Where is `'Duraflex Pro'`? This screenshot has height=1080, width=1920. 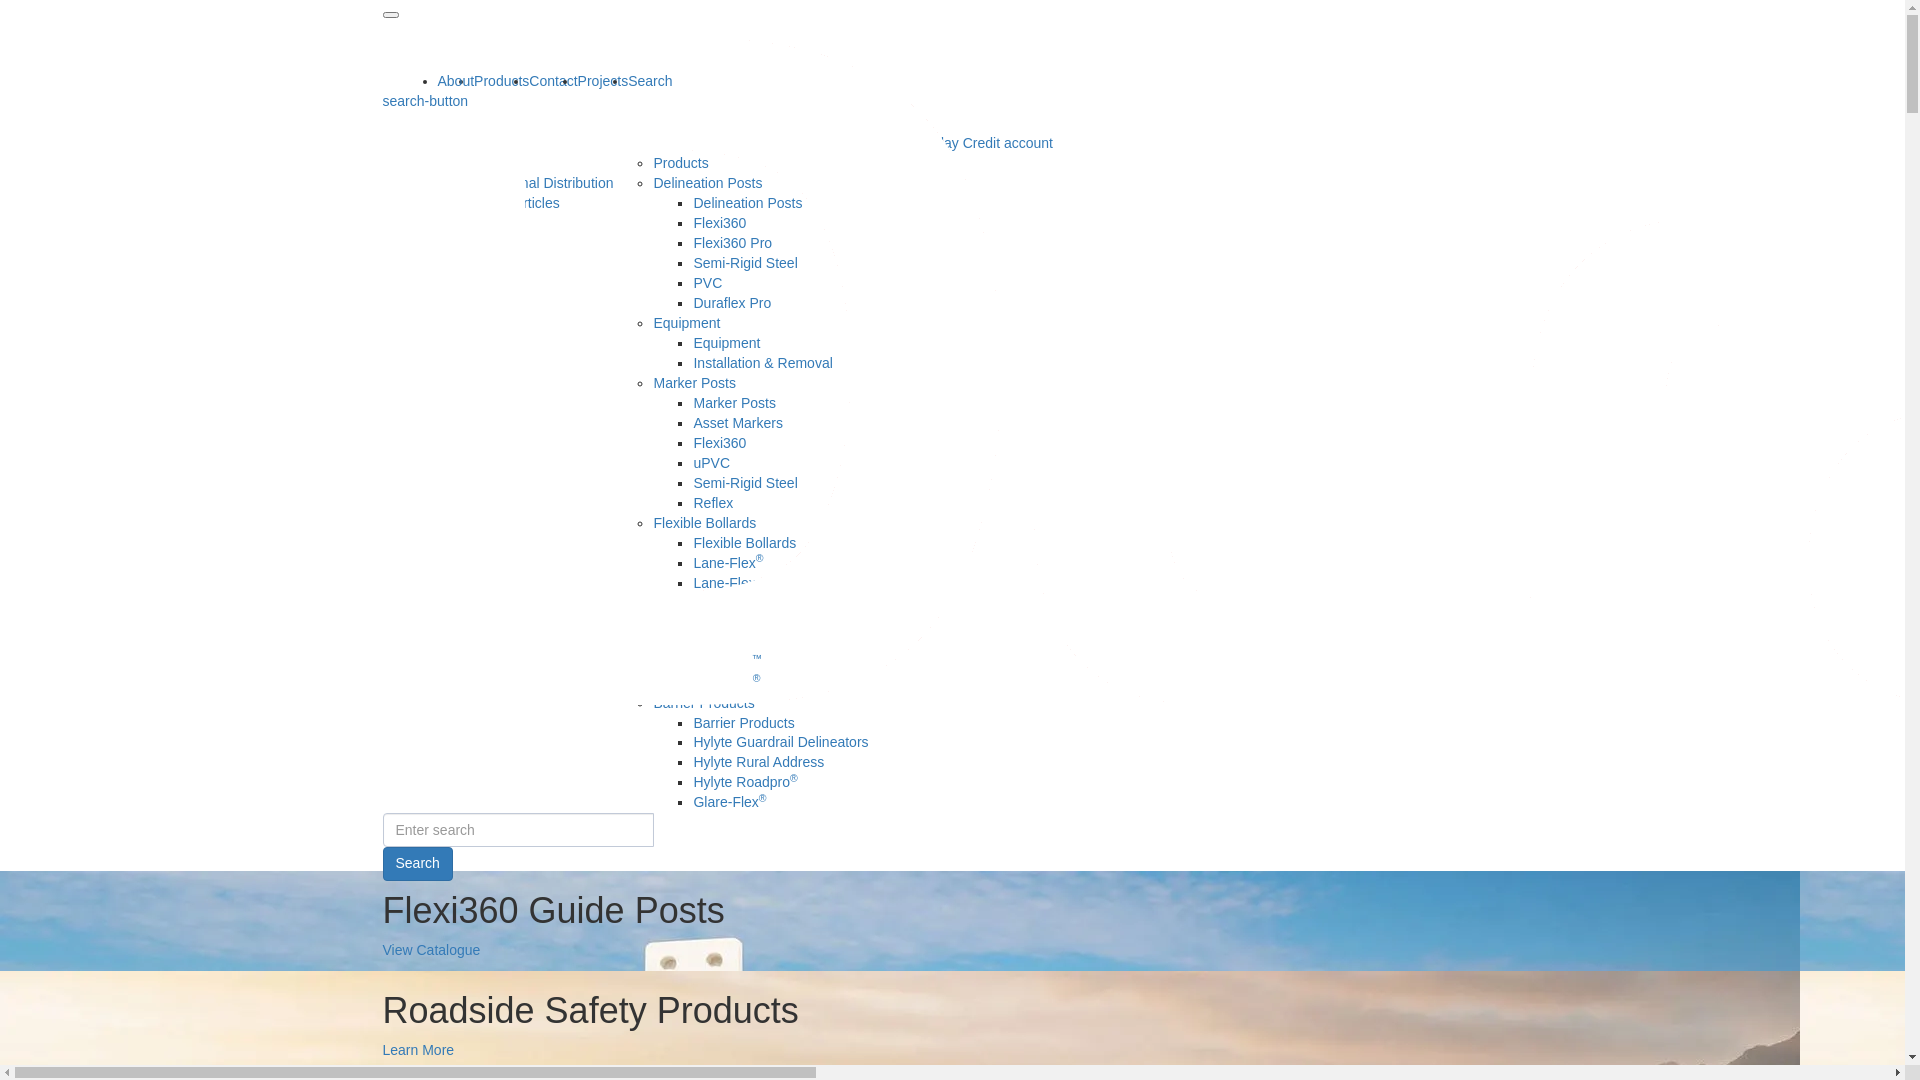
'Duraflex Pro' is located at coordinates (692, 303).